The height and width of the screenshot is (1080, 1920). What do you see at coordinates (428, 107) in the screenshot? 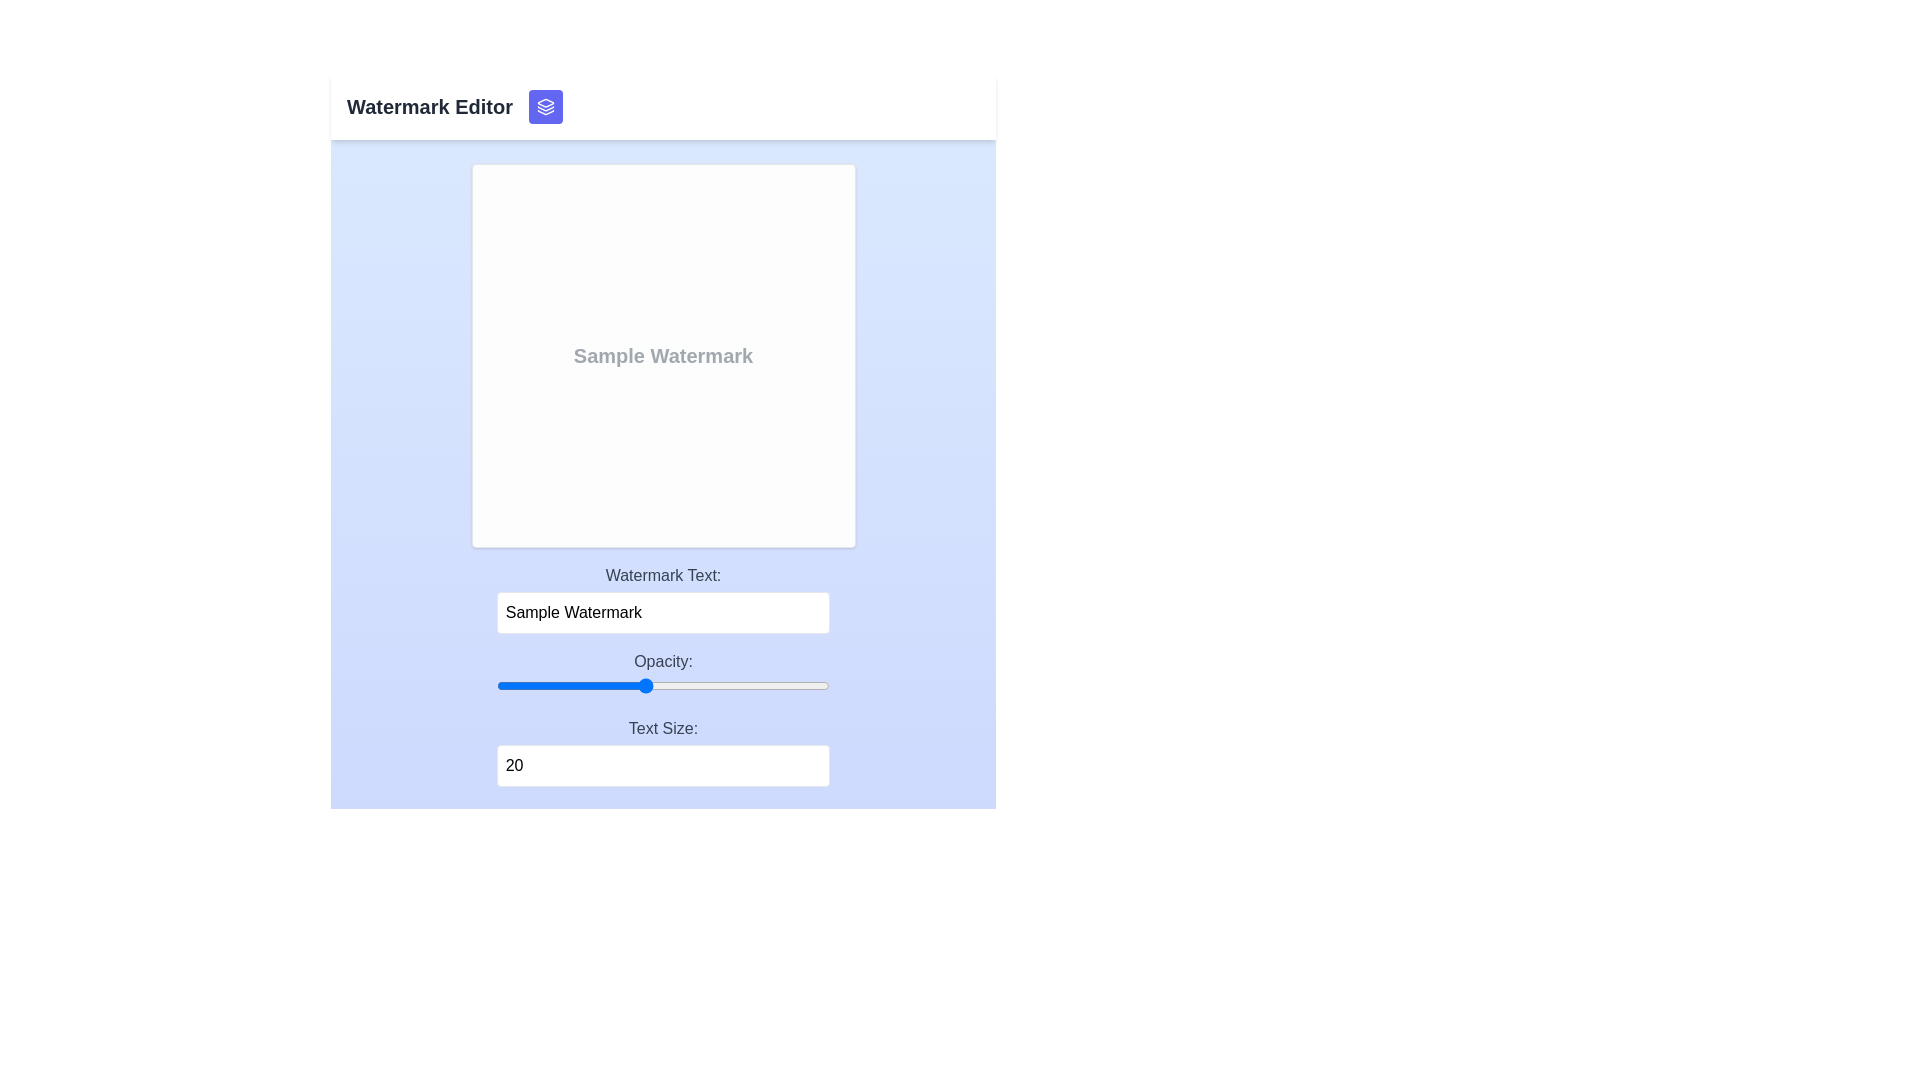
I see `the static label or title text that serves as the heading for the watermark editing section, located at the left side of the horizontal bar at the top of the interface` at bounding box center [428, 107].